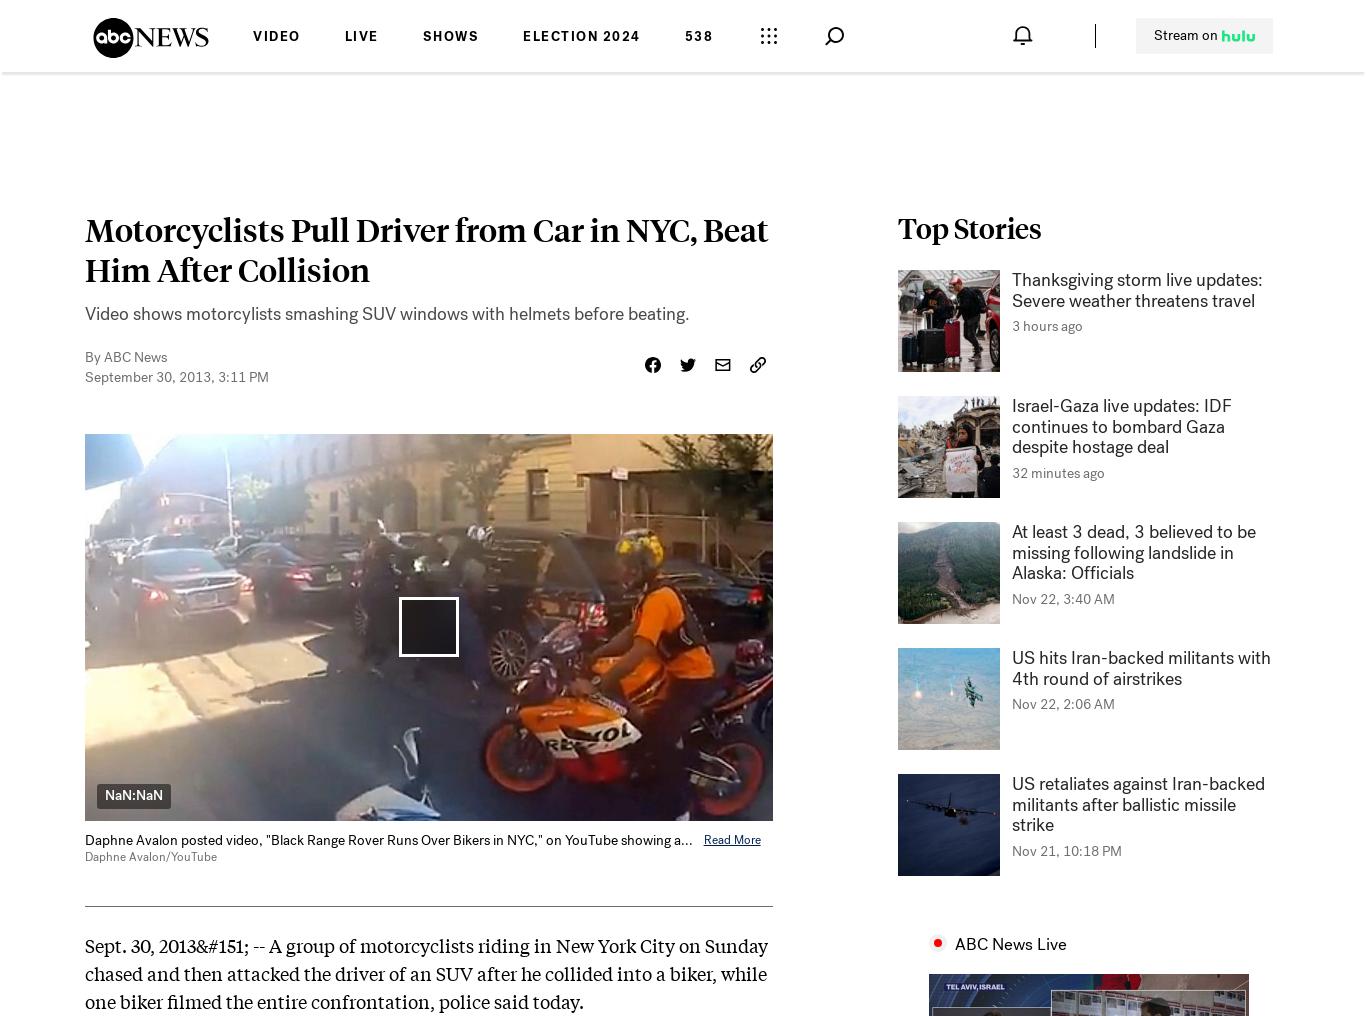  Describe the element at coordinates (1121, 425) in the screenshot. I see `'Israel-Gaza live updates: IDF continues to bombard Gaza despite hostage deal'` at that location.